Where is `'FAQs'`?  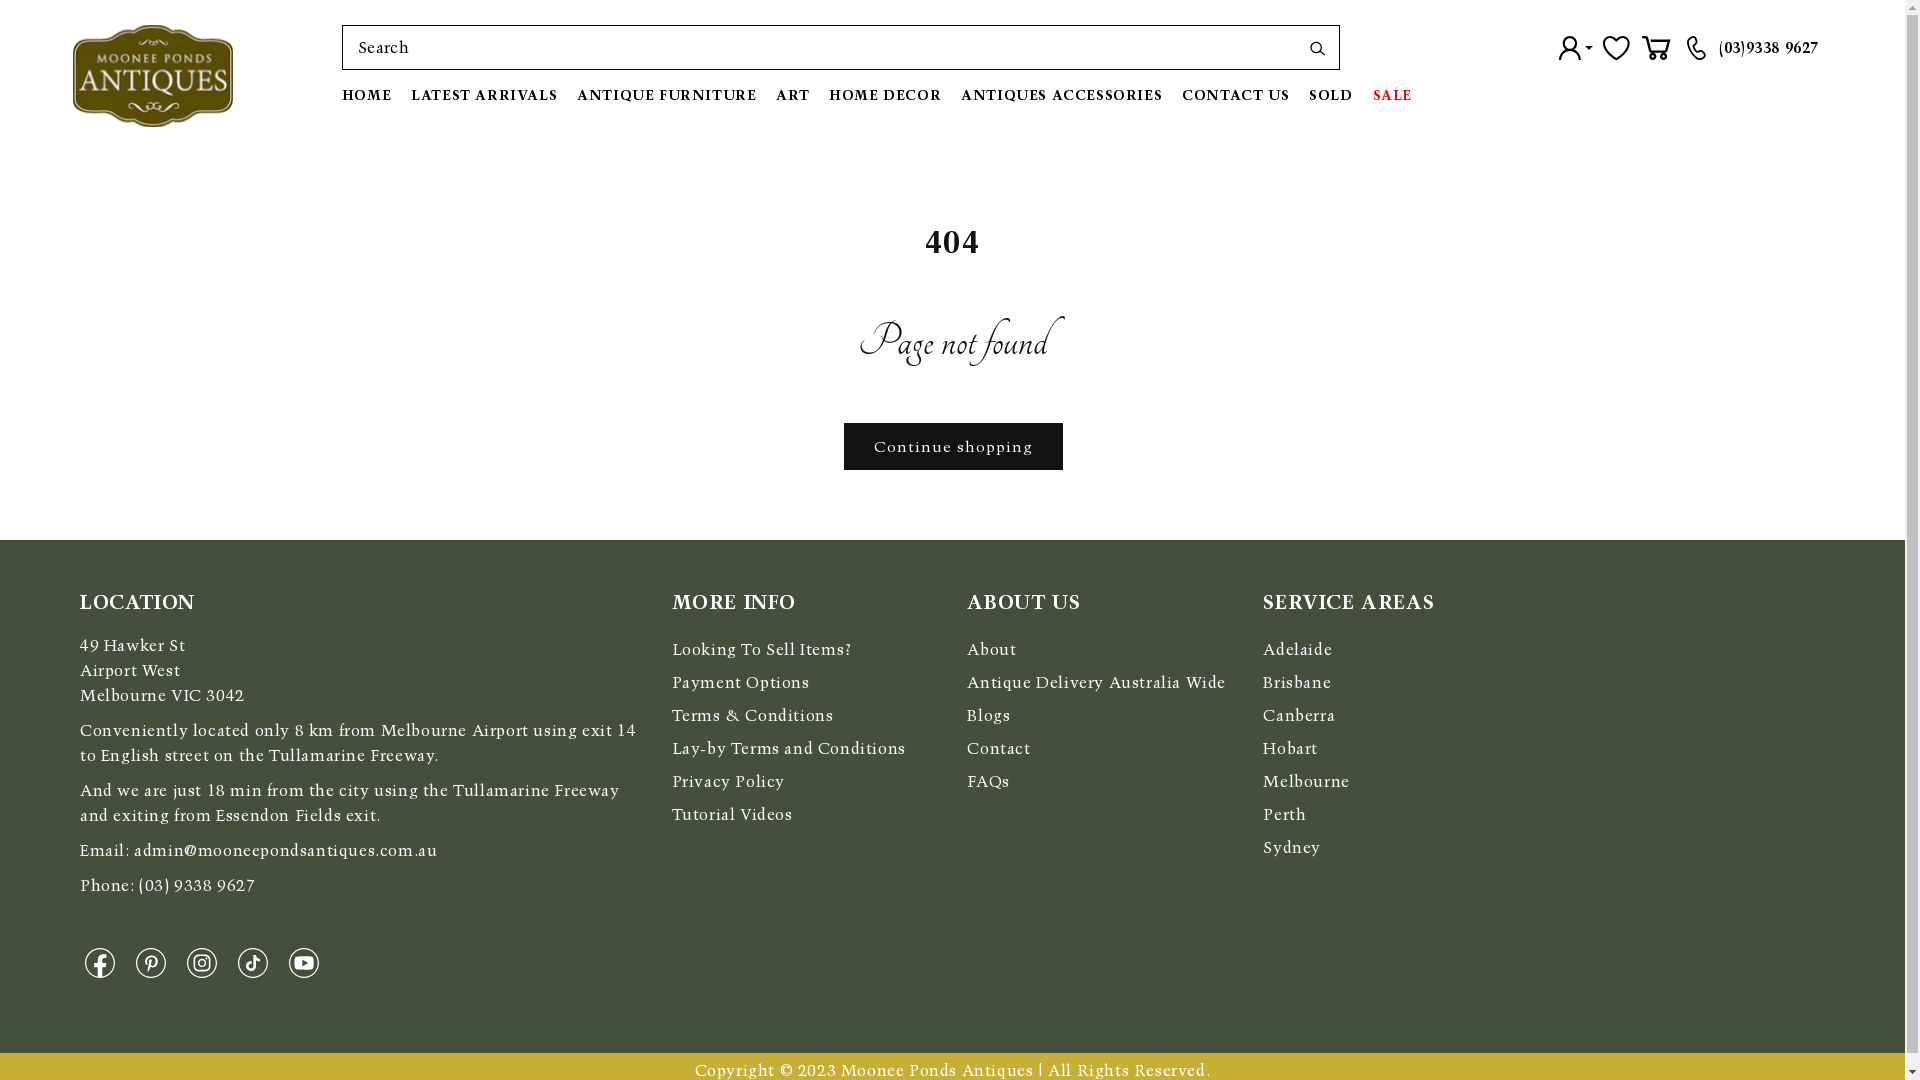
'FAQs' is located at coordinates (988, 780).